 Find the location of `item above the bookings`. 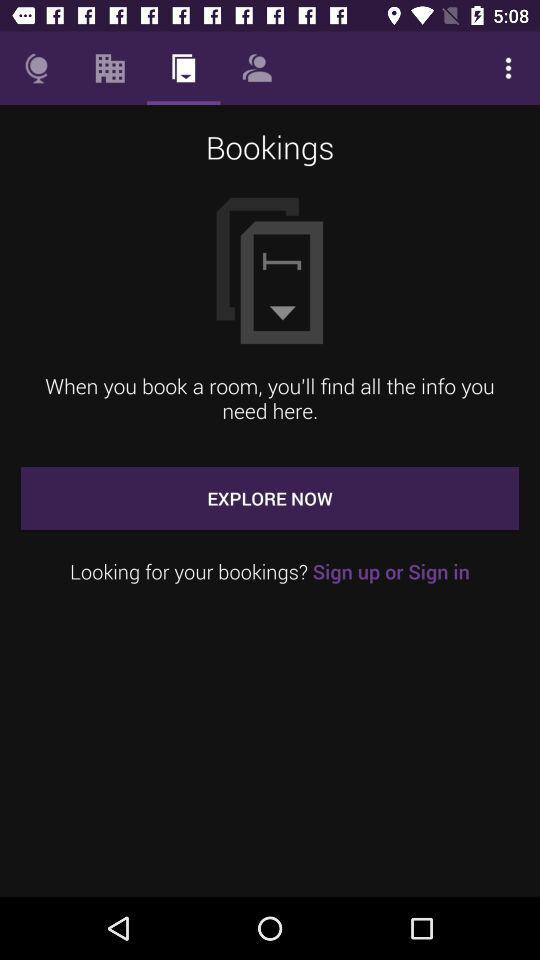

item above the bookings is located at coordinates (257, 68).